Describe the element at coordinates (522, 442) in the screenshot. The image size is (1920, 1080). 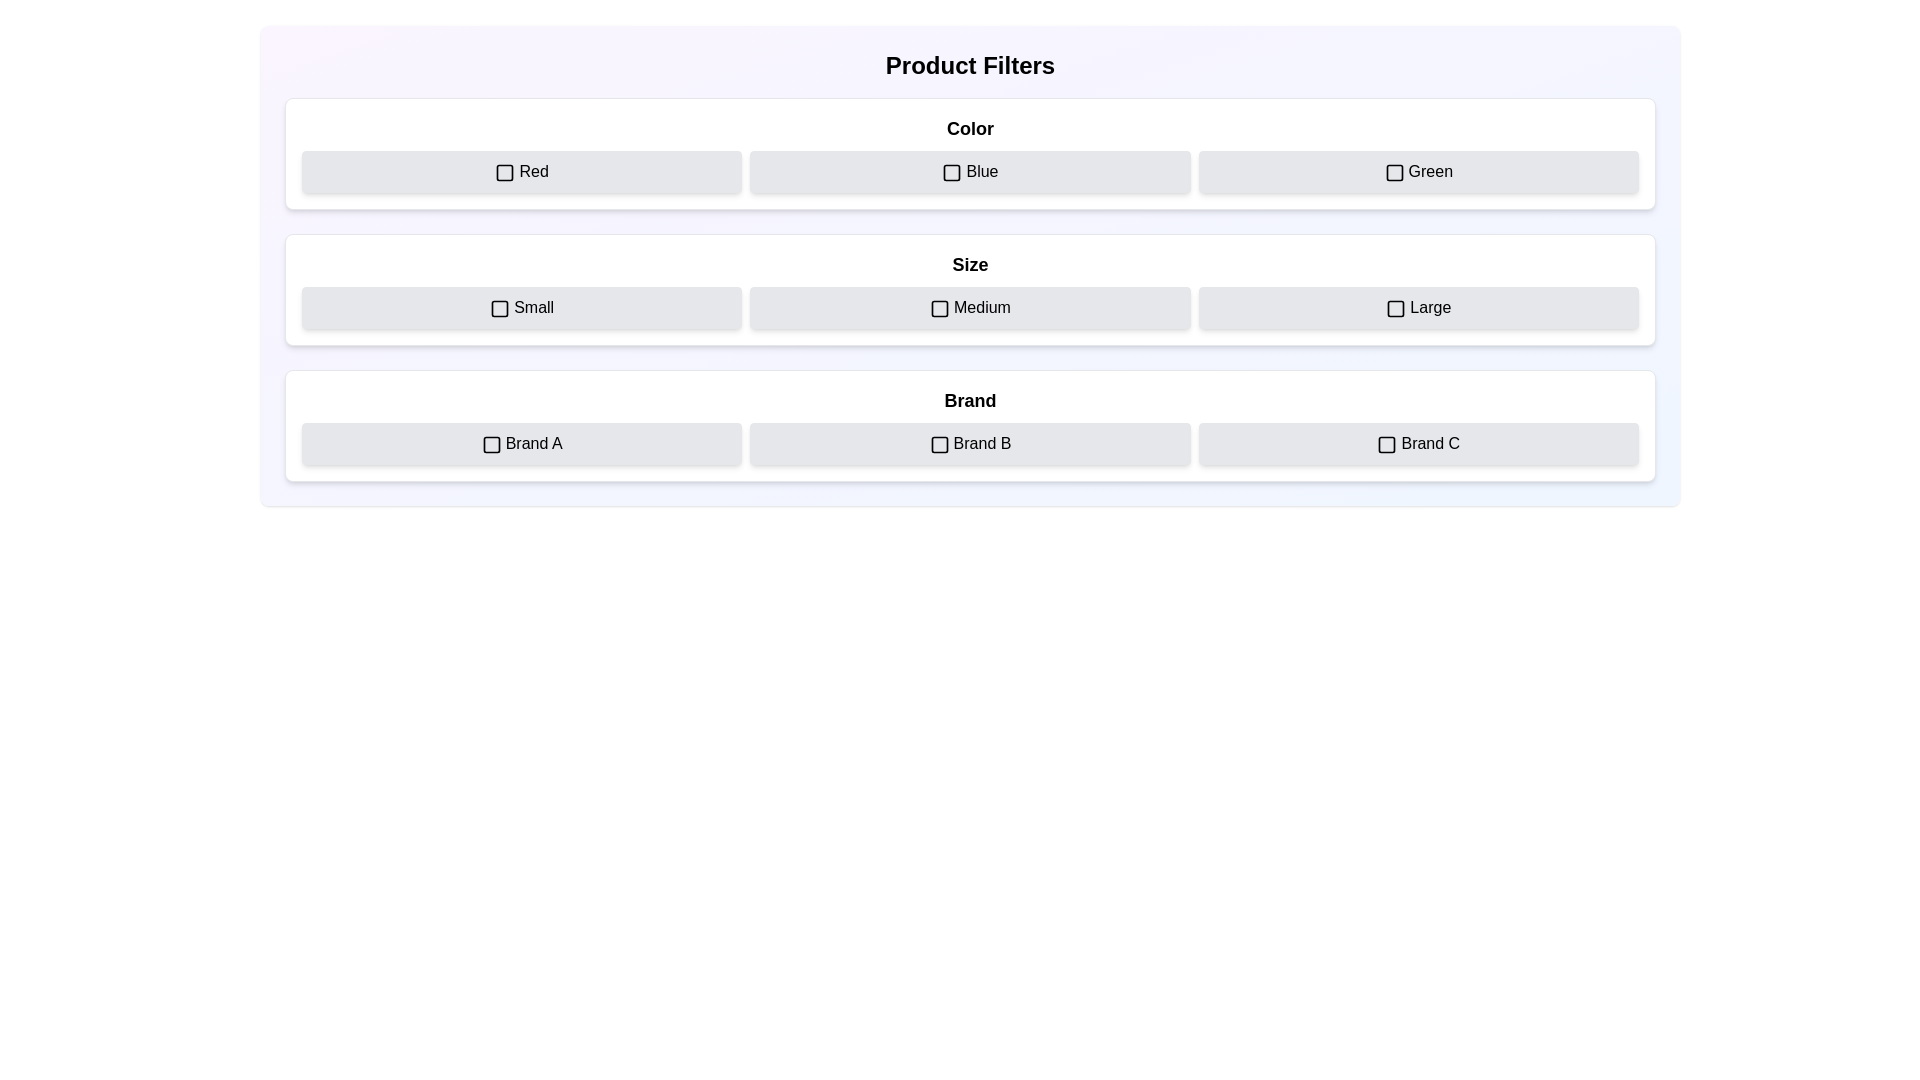
I see `the checkbox labeled 'Brand A'` at that location.